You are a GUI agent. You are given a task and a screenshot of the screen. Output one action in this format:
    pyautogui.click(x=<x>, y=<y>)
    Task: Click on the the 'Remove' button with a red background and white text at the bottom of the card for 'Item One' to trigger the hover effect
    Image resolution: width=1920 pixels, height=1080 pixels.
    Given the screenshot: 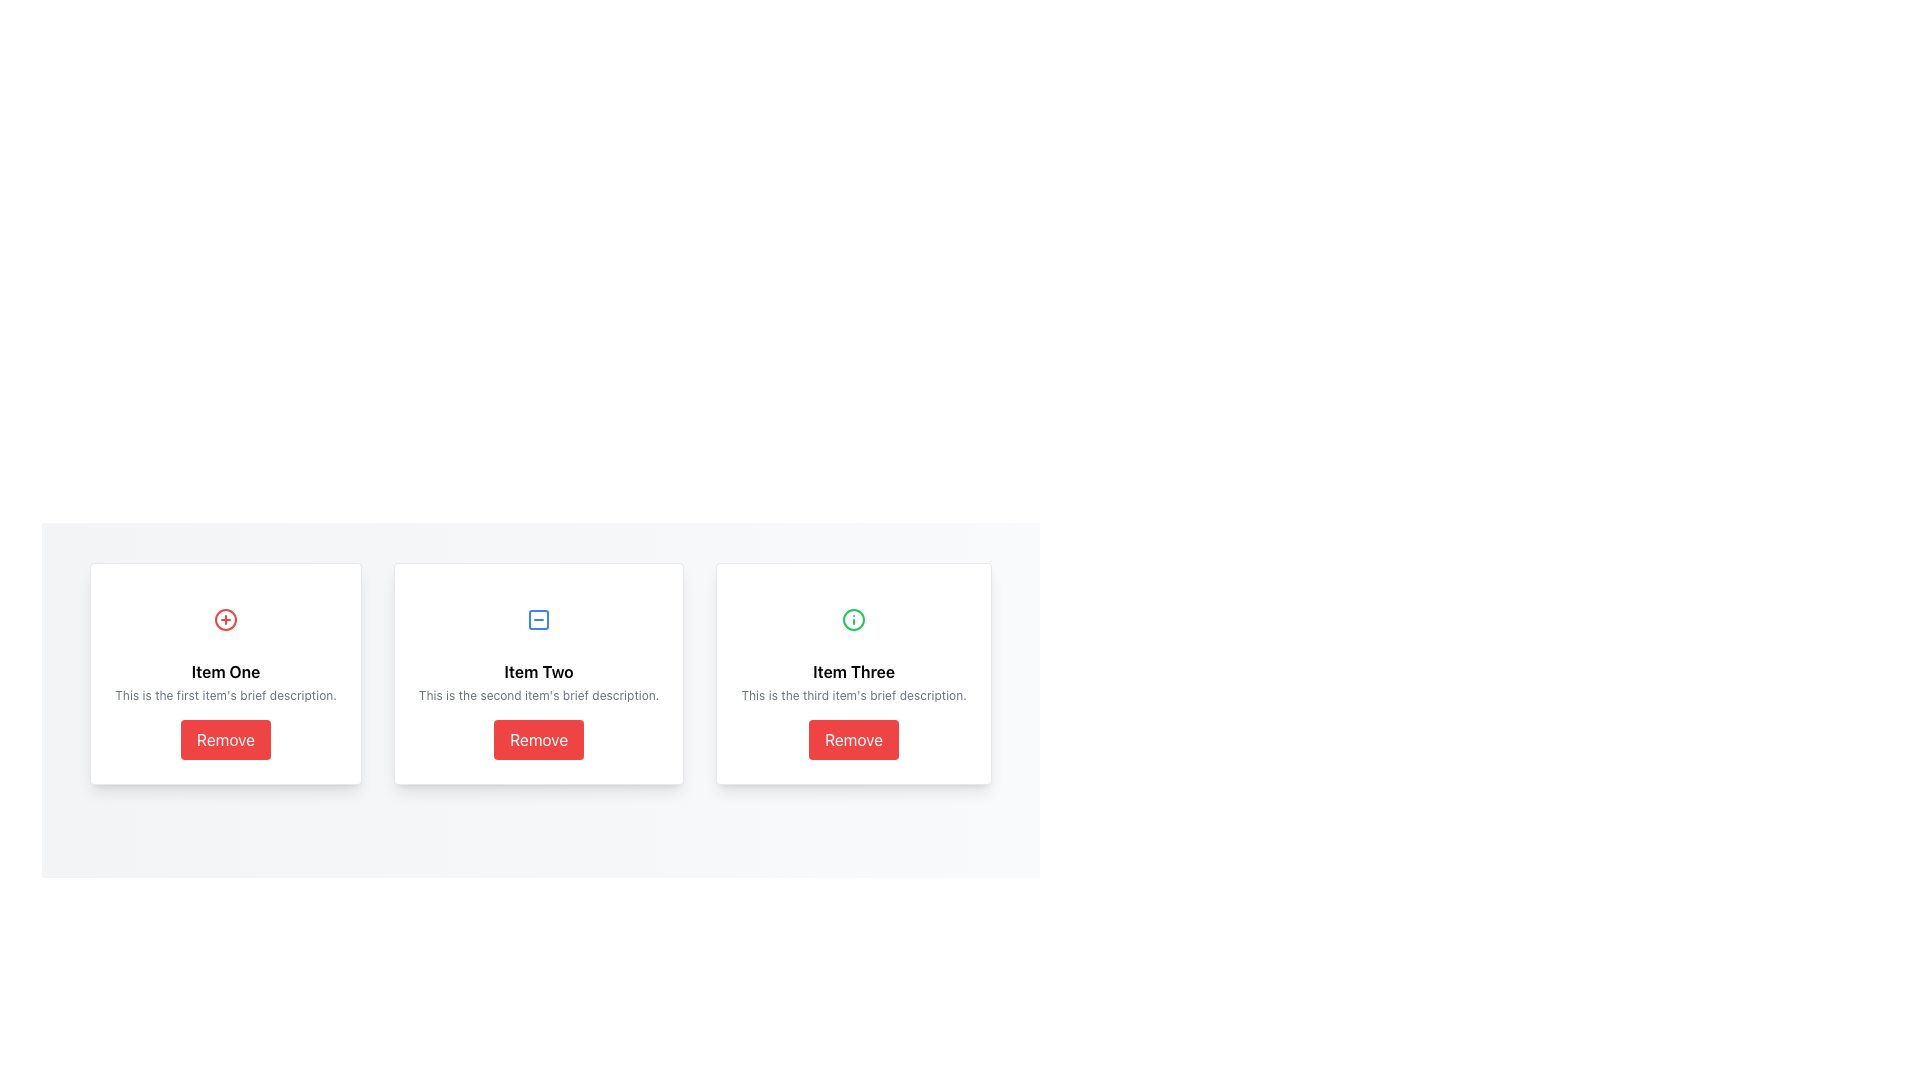 What is the action you would take?
    pyautogui.click(x=225, y=740)
    